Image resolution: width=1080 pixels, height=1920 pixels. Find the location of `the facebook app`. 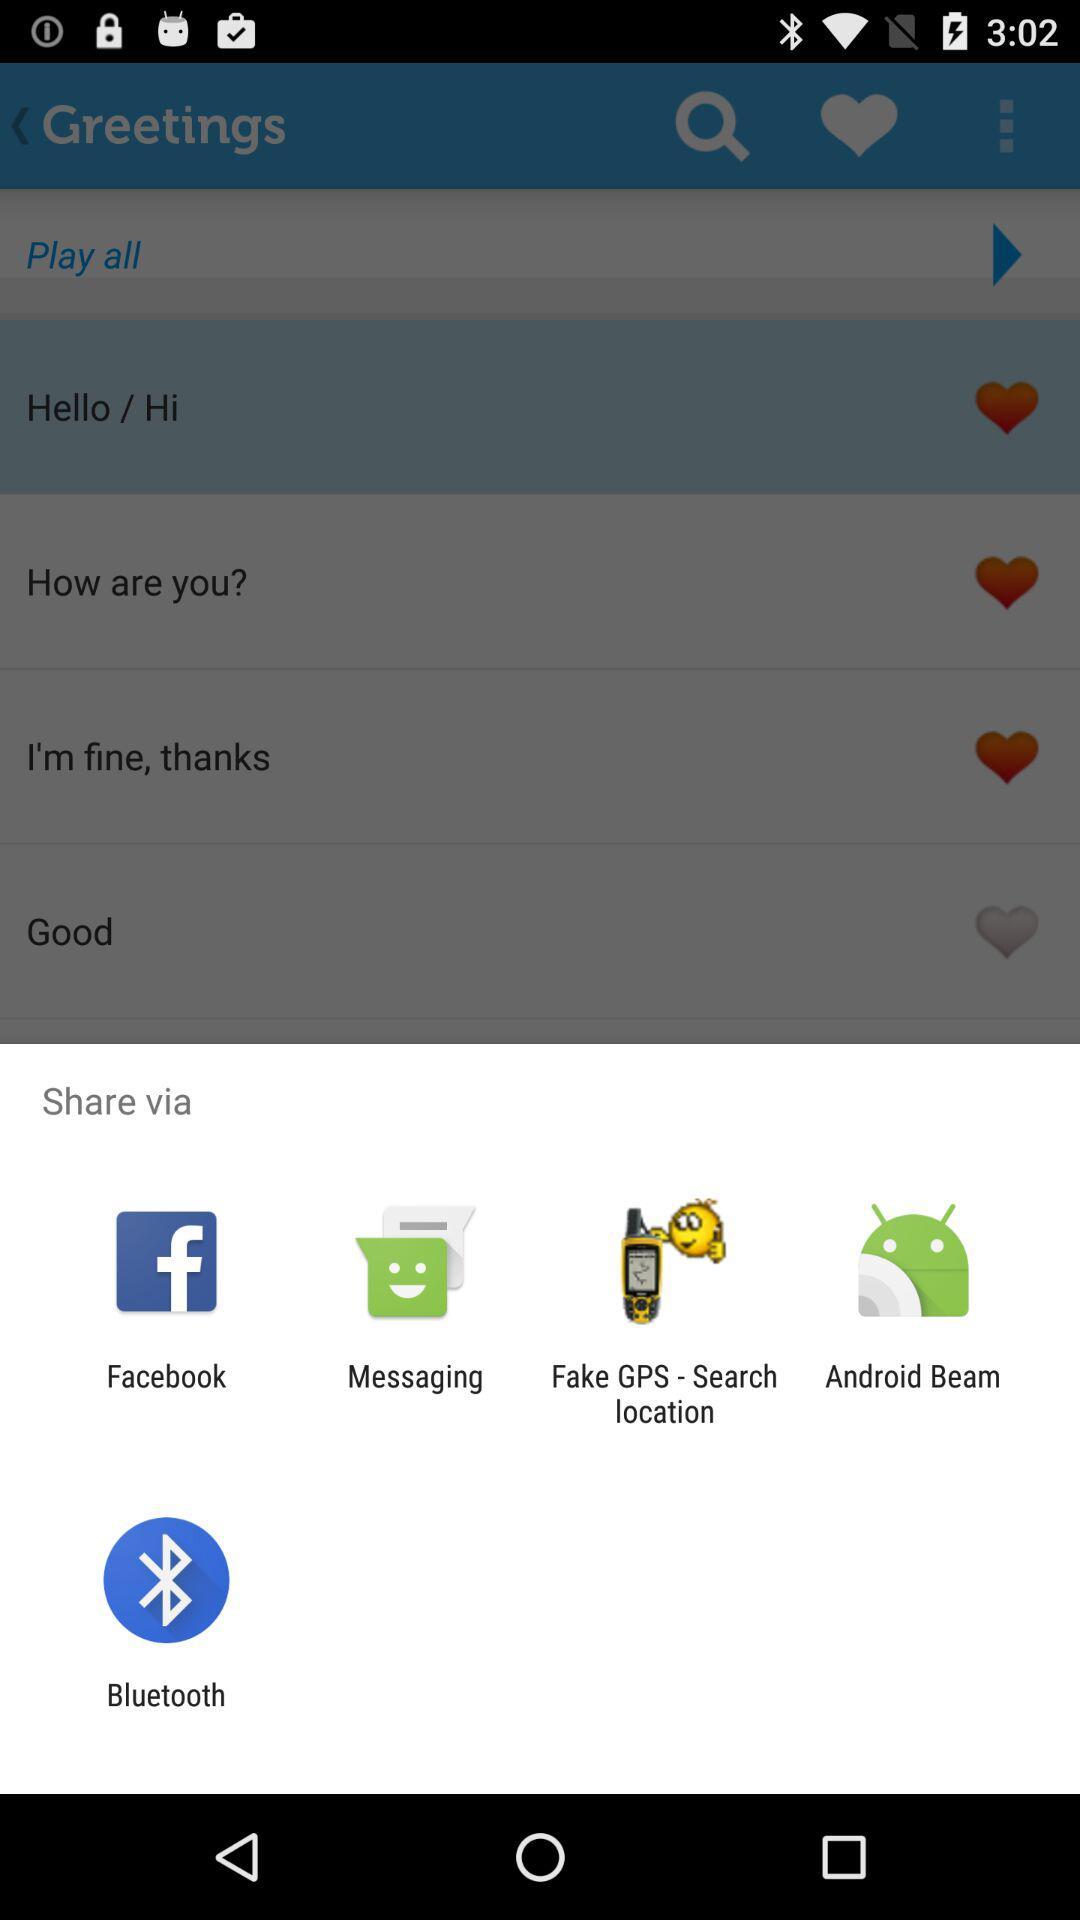

the facebook app is located at coordinates (165, 1392).